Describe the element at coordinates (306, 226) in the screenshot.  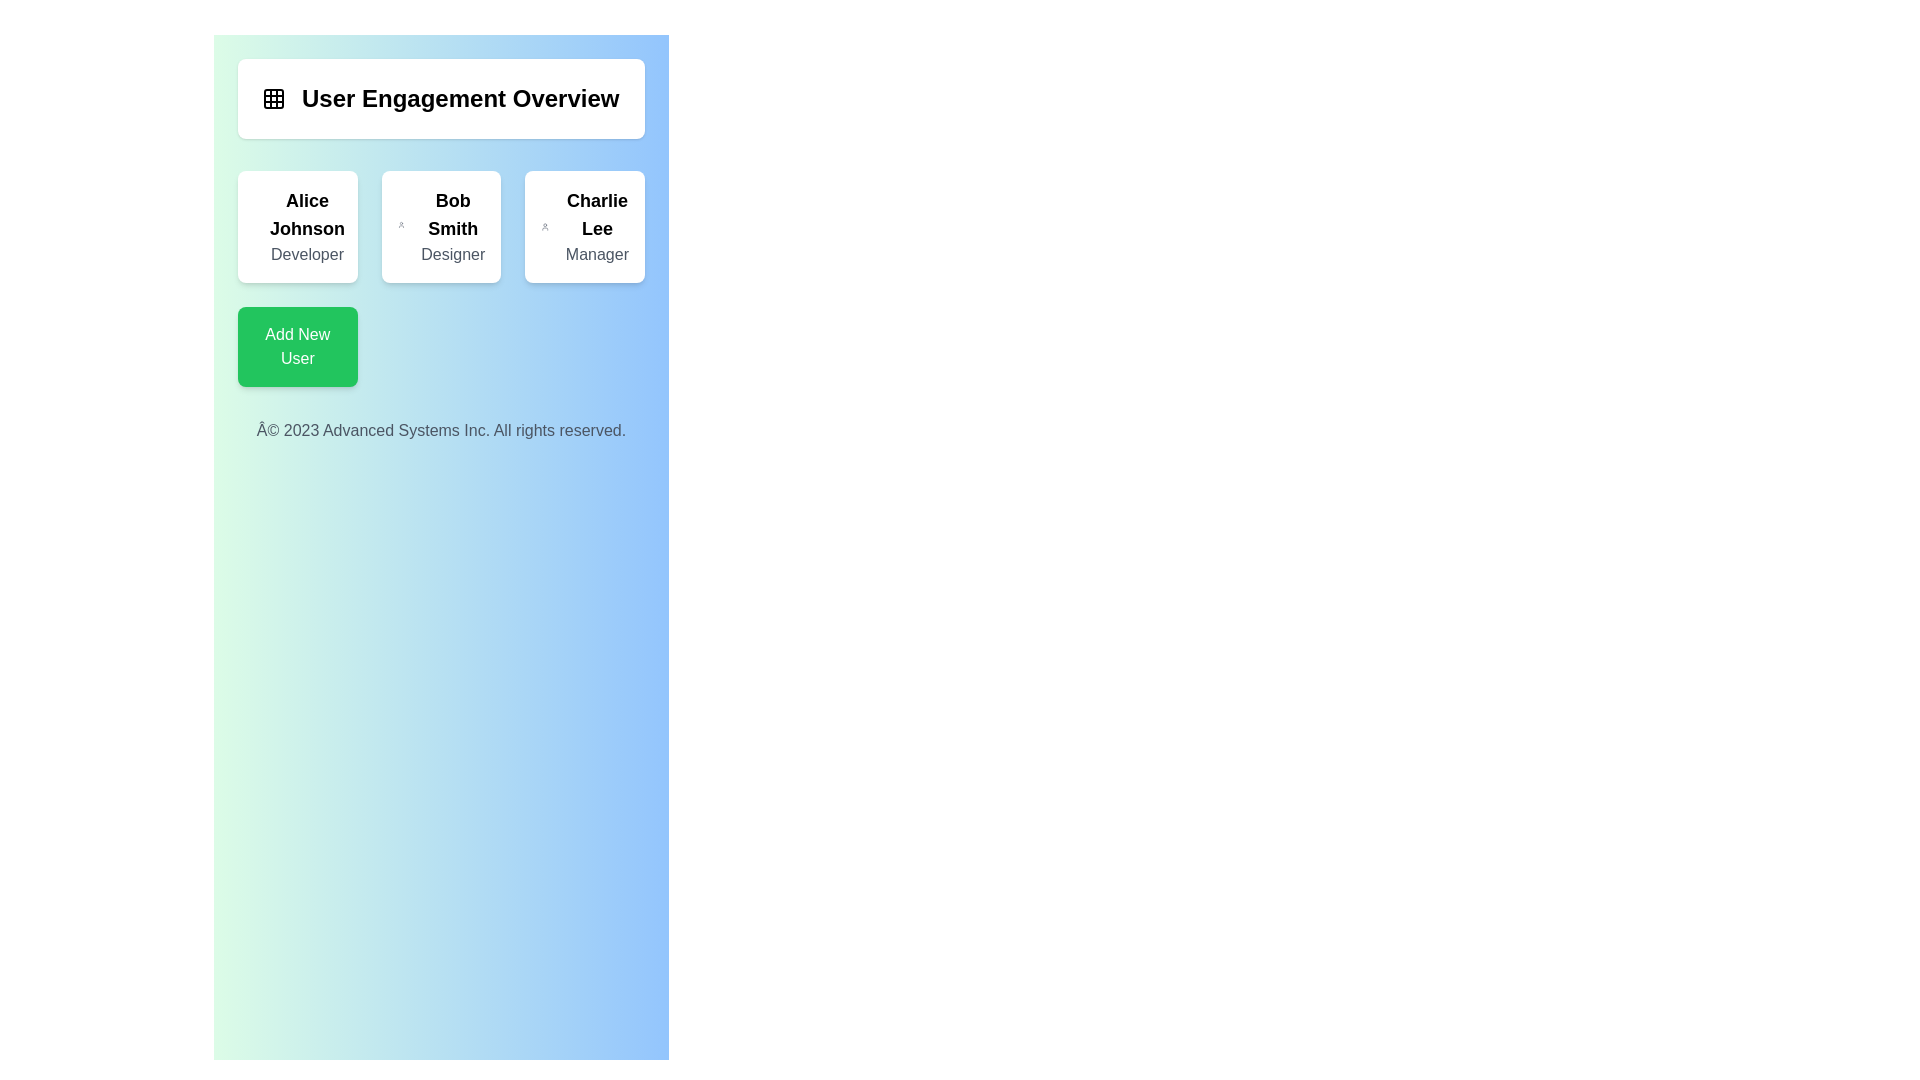
I see `information displayed in the Text label that shows the user's name and role, located in the white card beneath the 'User Engagement Overview' header` at that location.